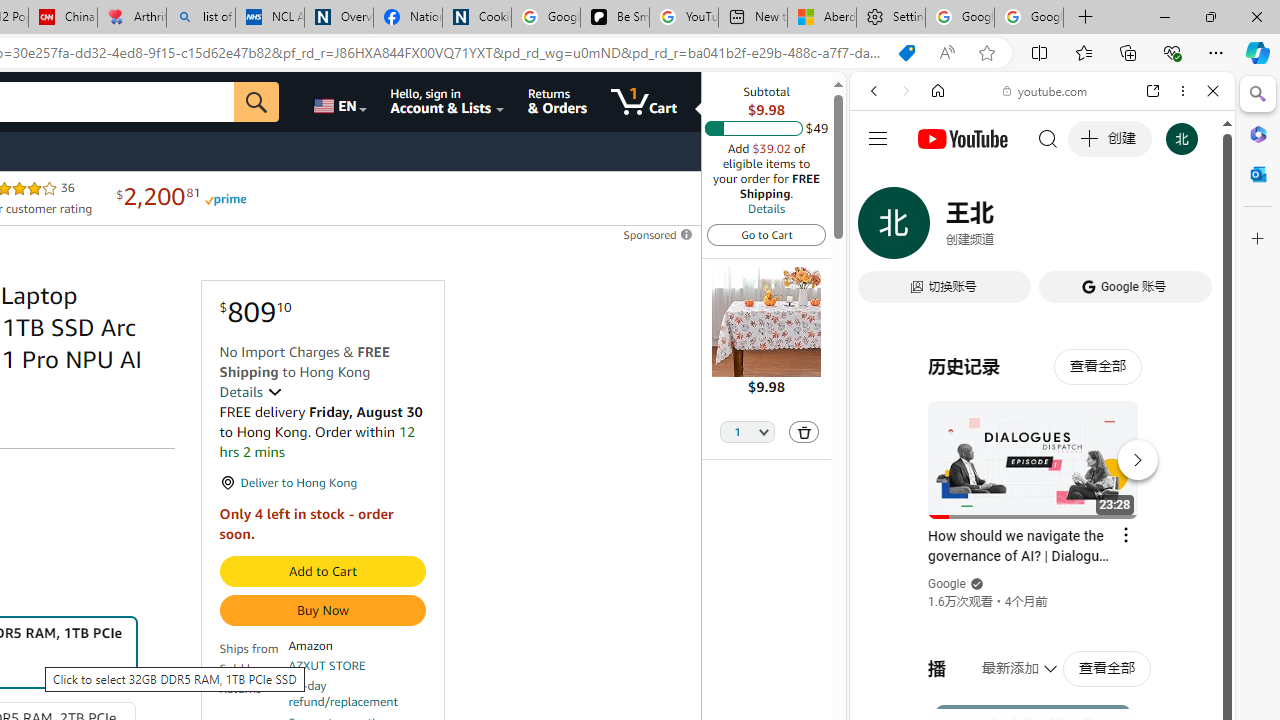  I want to click on 'Delete', so click(804, 431).